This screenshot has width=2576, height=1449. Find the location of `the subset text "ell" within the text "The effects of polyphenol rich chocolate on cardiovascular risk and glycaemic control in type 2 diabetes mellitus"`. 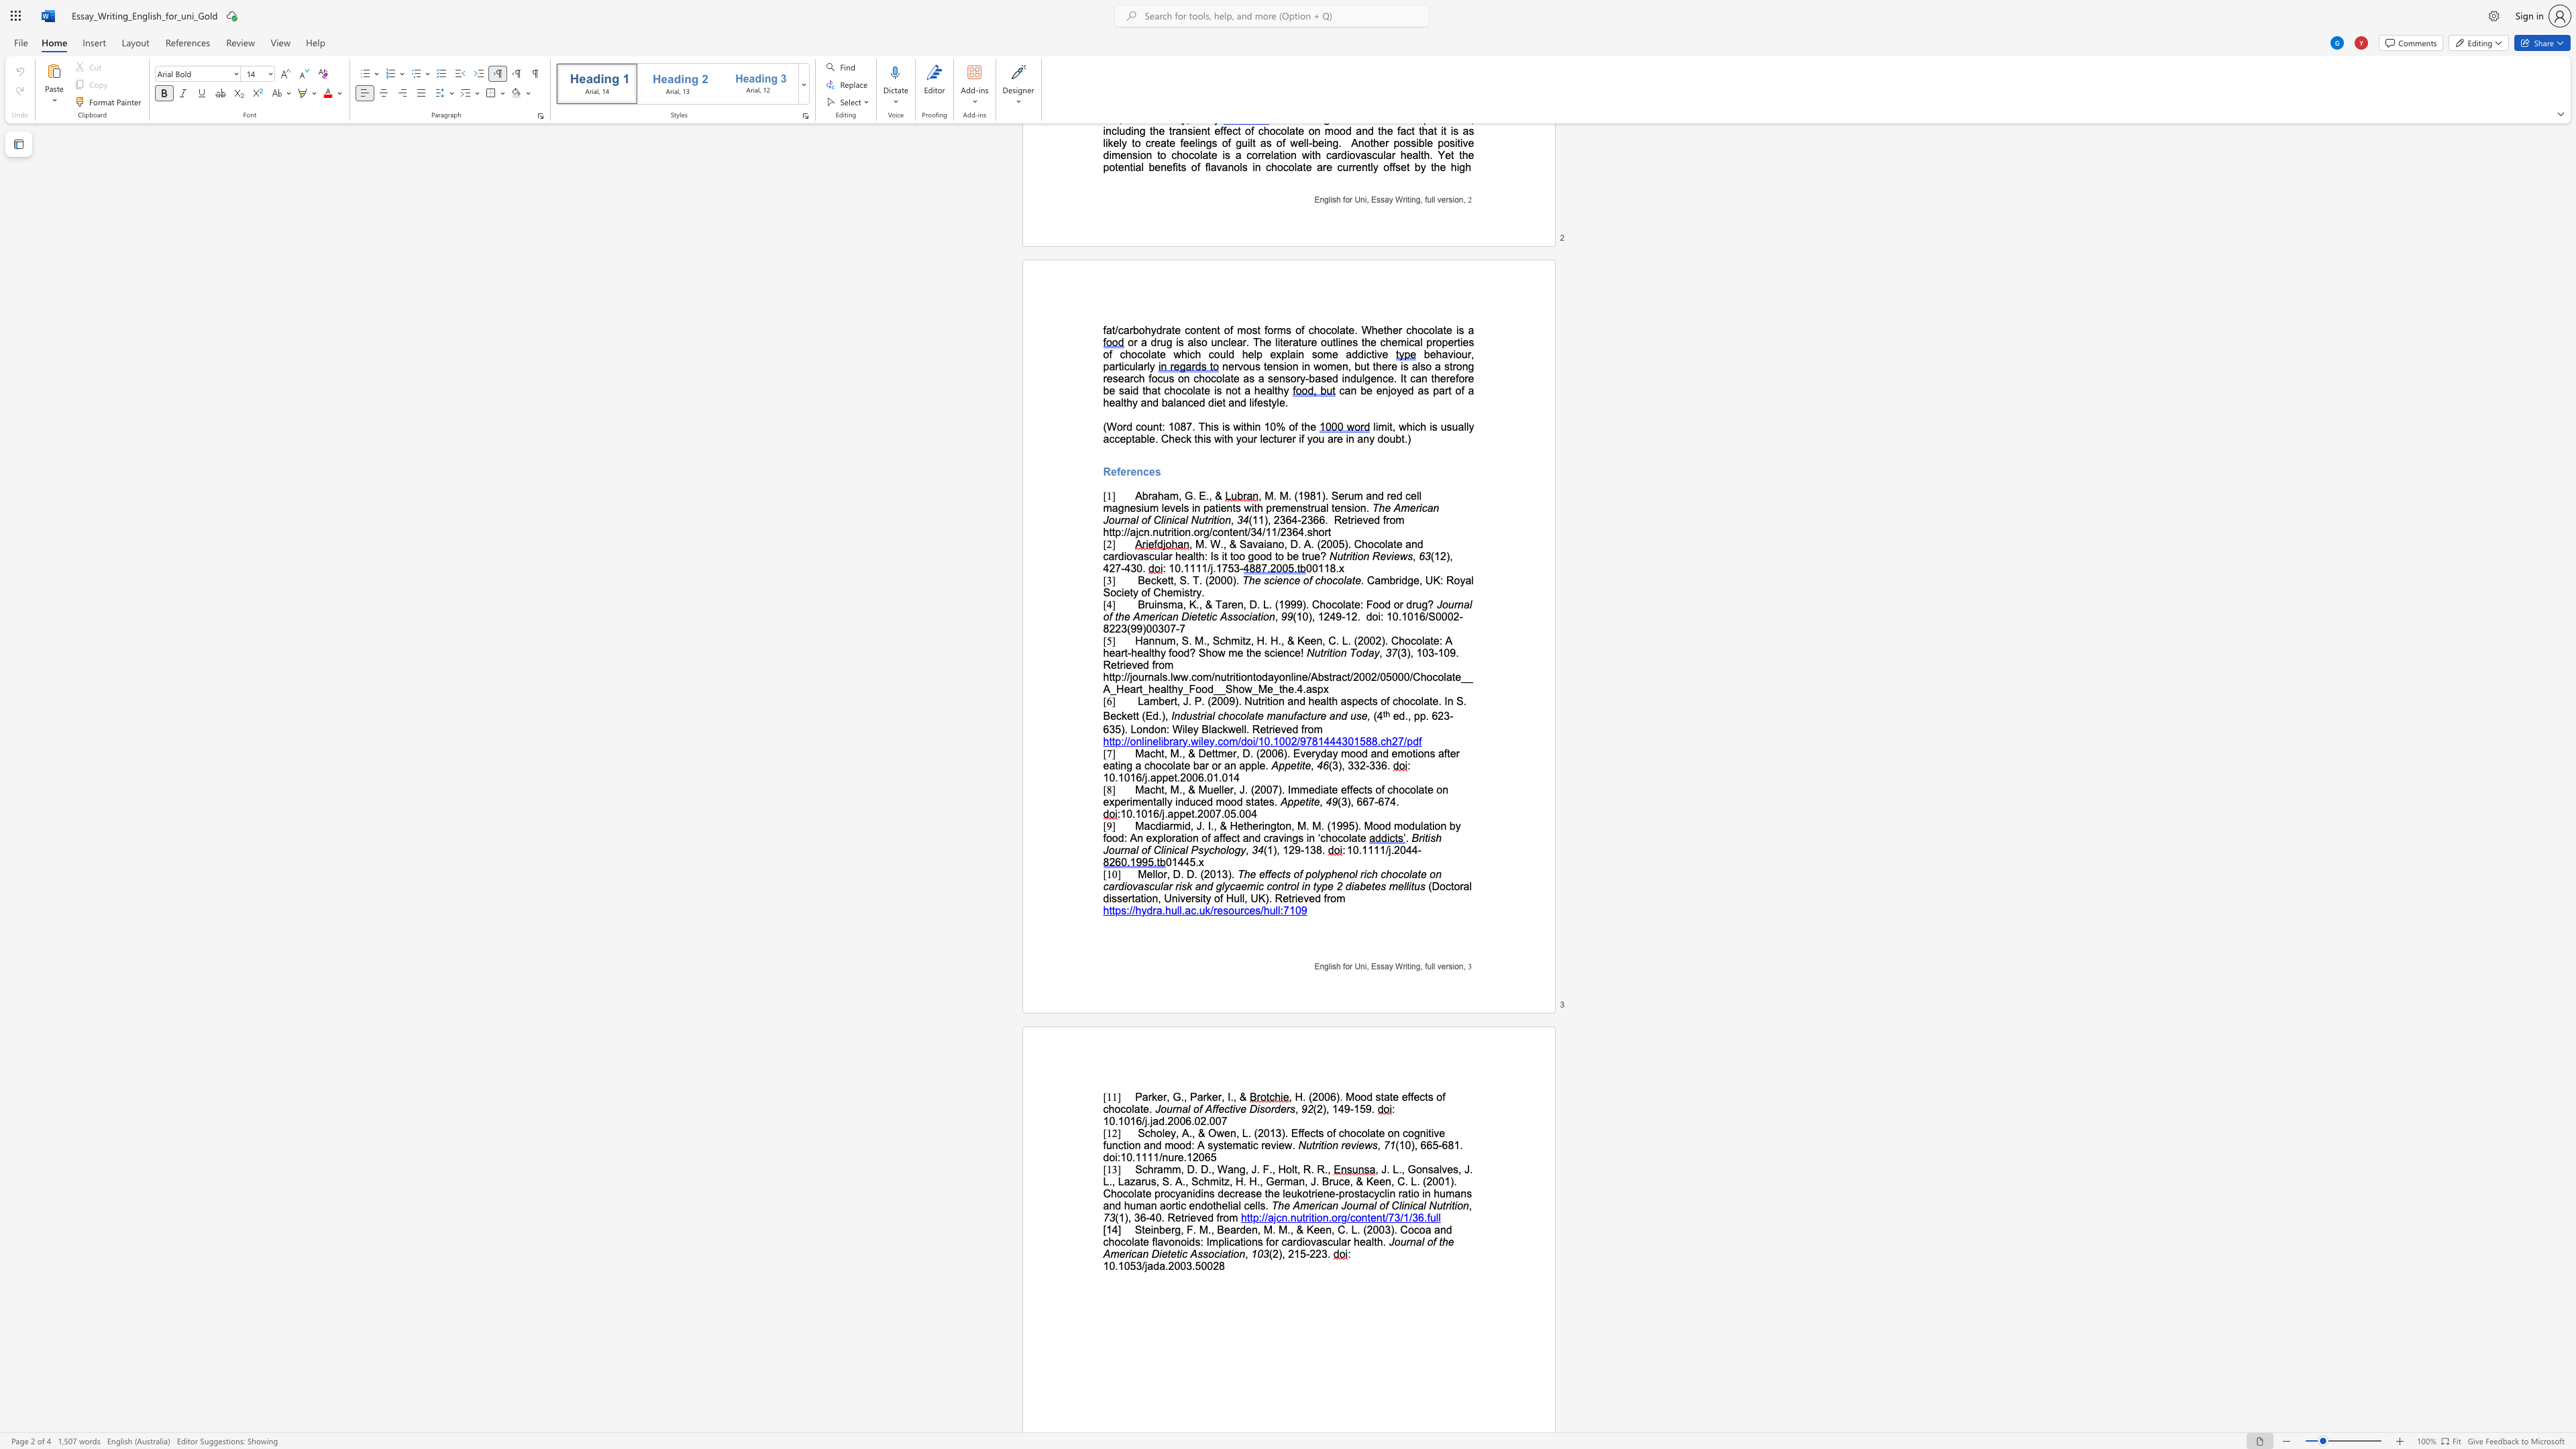

the subset text "ell" within the text "The effects of polyphenol rich chocolate on cardiovascular risk and glycaemic control in type 2 diabetes mellitus" is located at coordinates (1397, 885).